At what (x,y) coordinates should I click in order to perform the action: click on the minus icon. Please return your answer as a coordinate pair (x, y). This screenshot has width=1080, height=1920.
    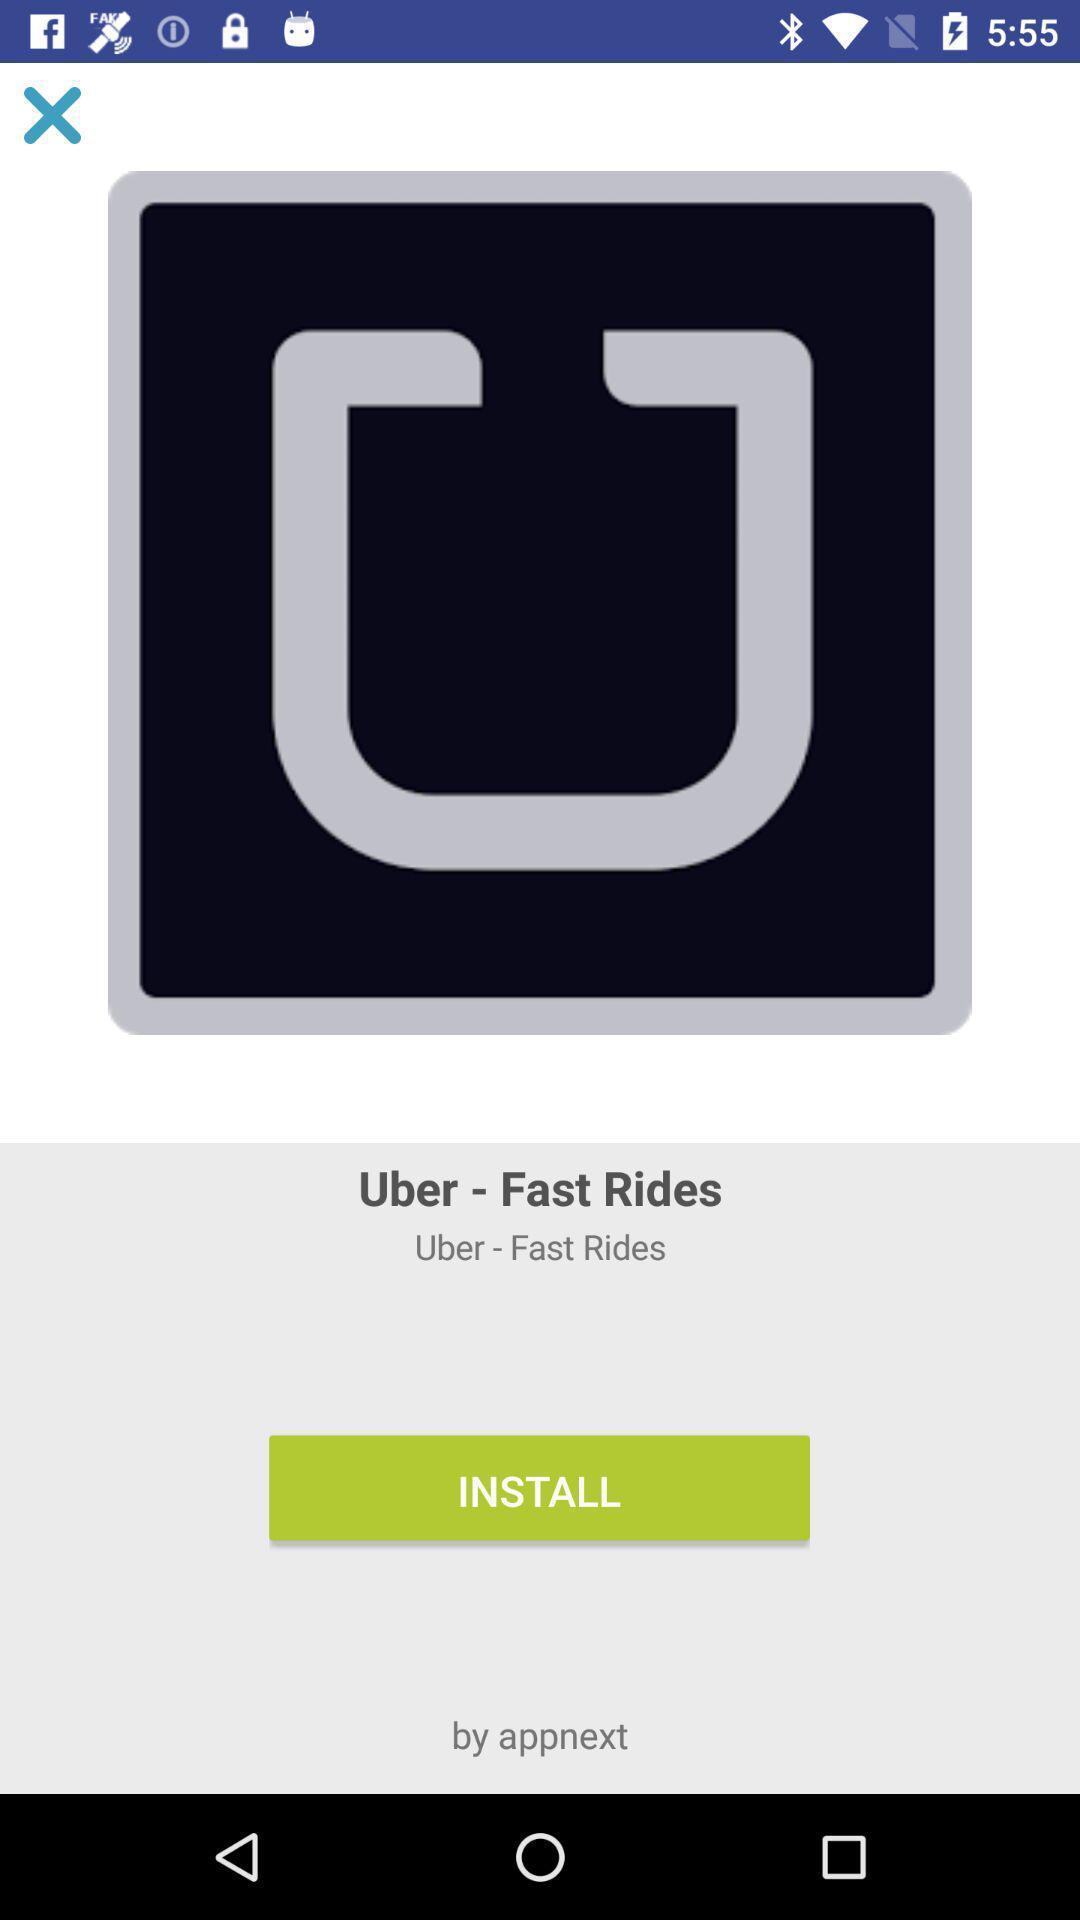
    Looking at the image, I should click on (1014, 412).